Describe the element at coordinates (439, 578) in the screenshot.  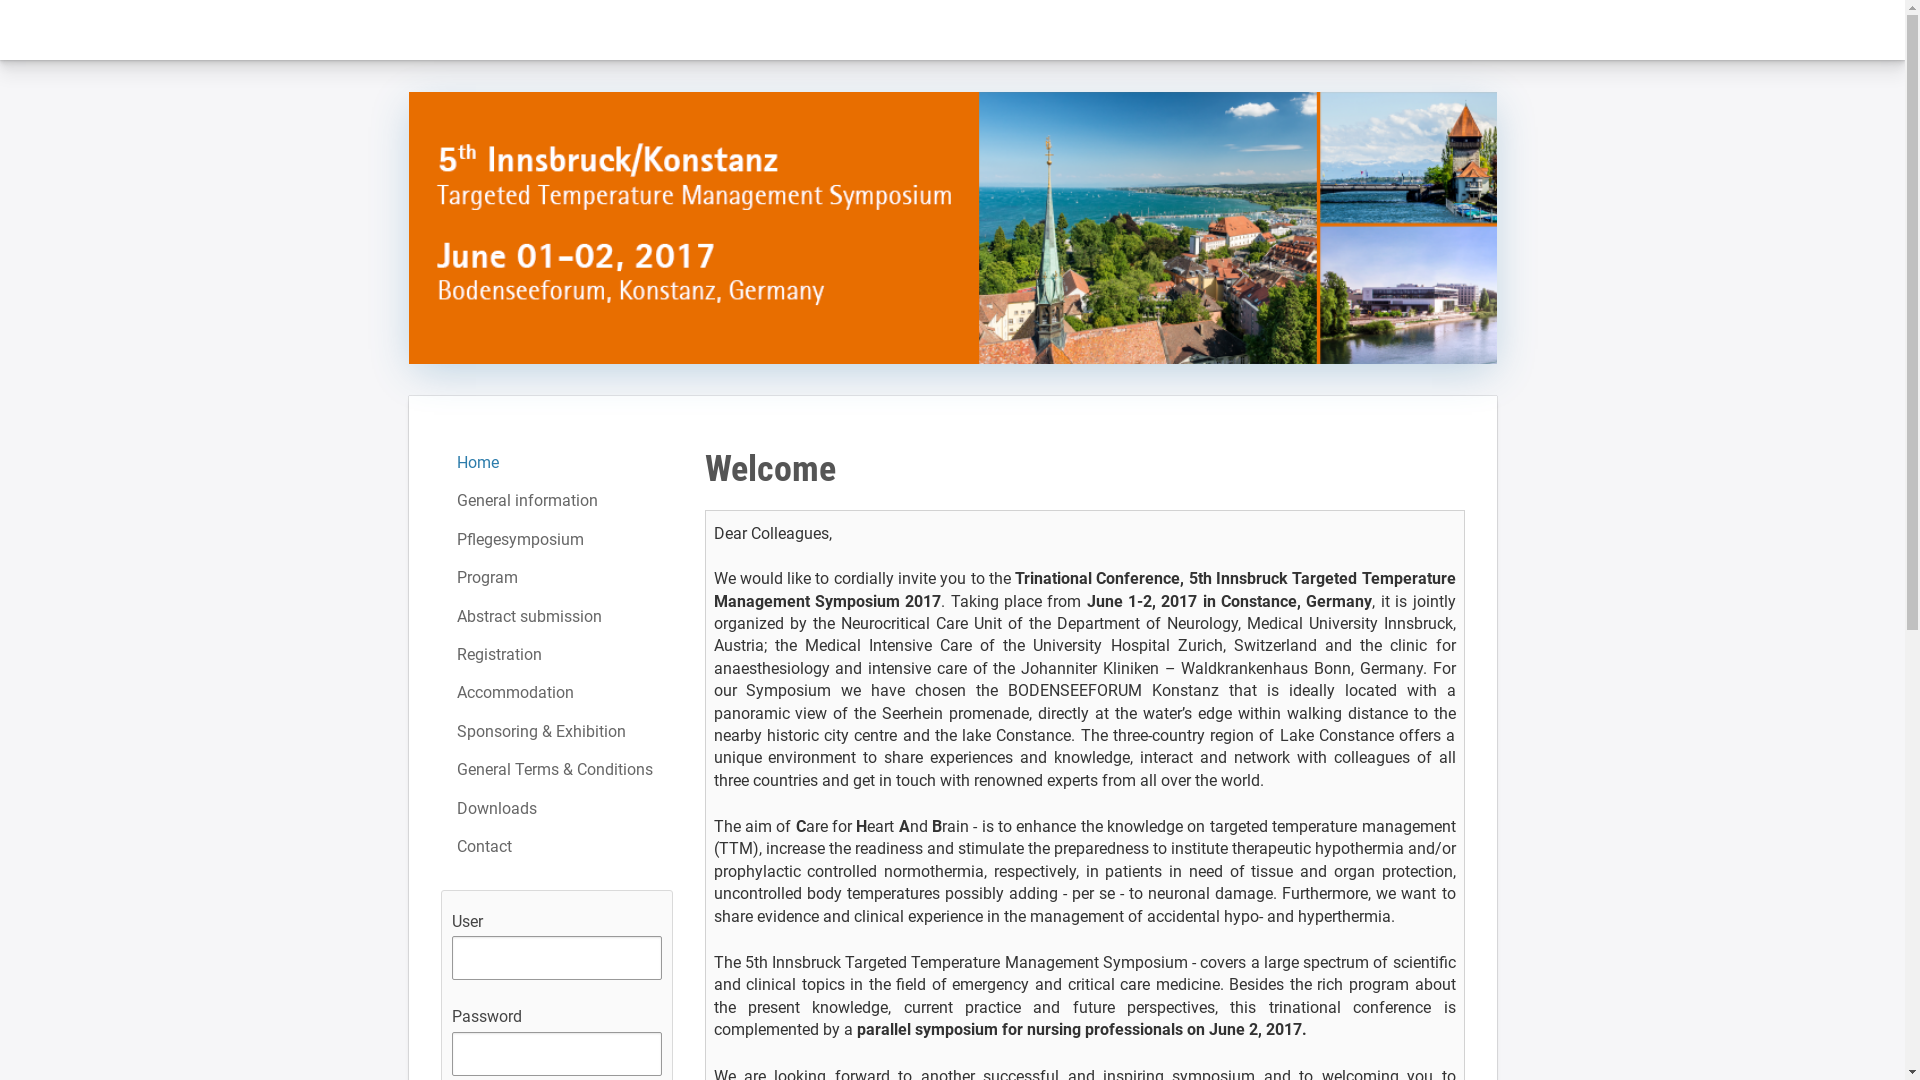
I see `'Program'` at that location.